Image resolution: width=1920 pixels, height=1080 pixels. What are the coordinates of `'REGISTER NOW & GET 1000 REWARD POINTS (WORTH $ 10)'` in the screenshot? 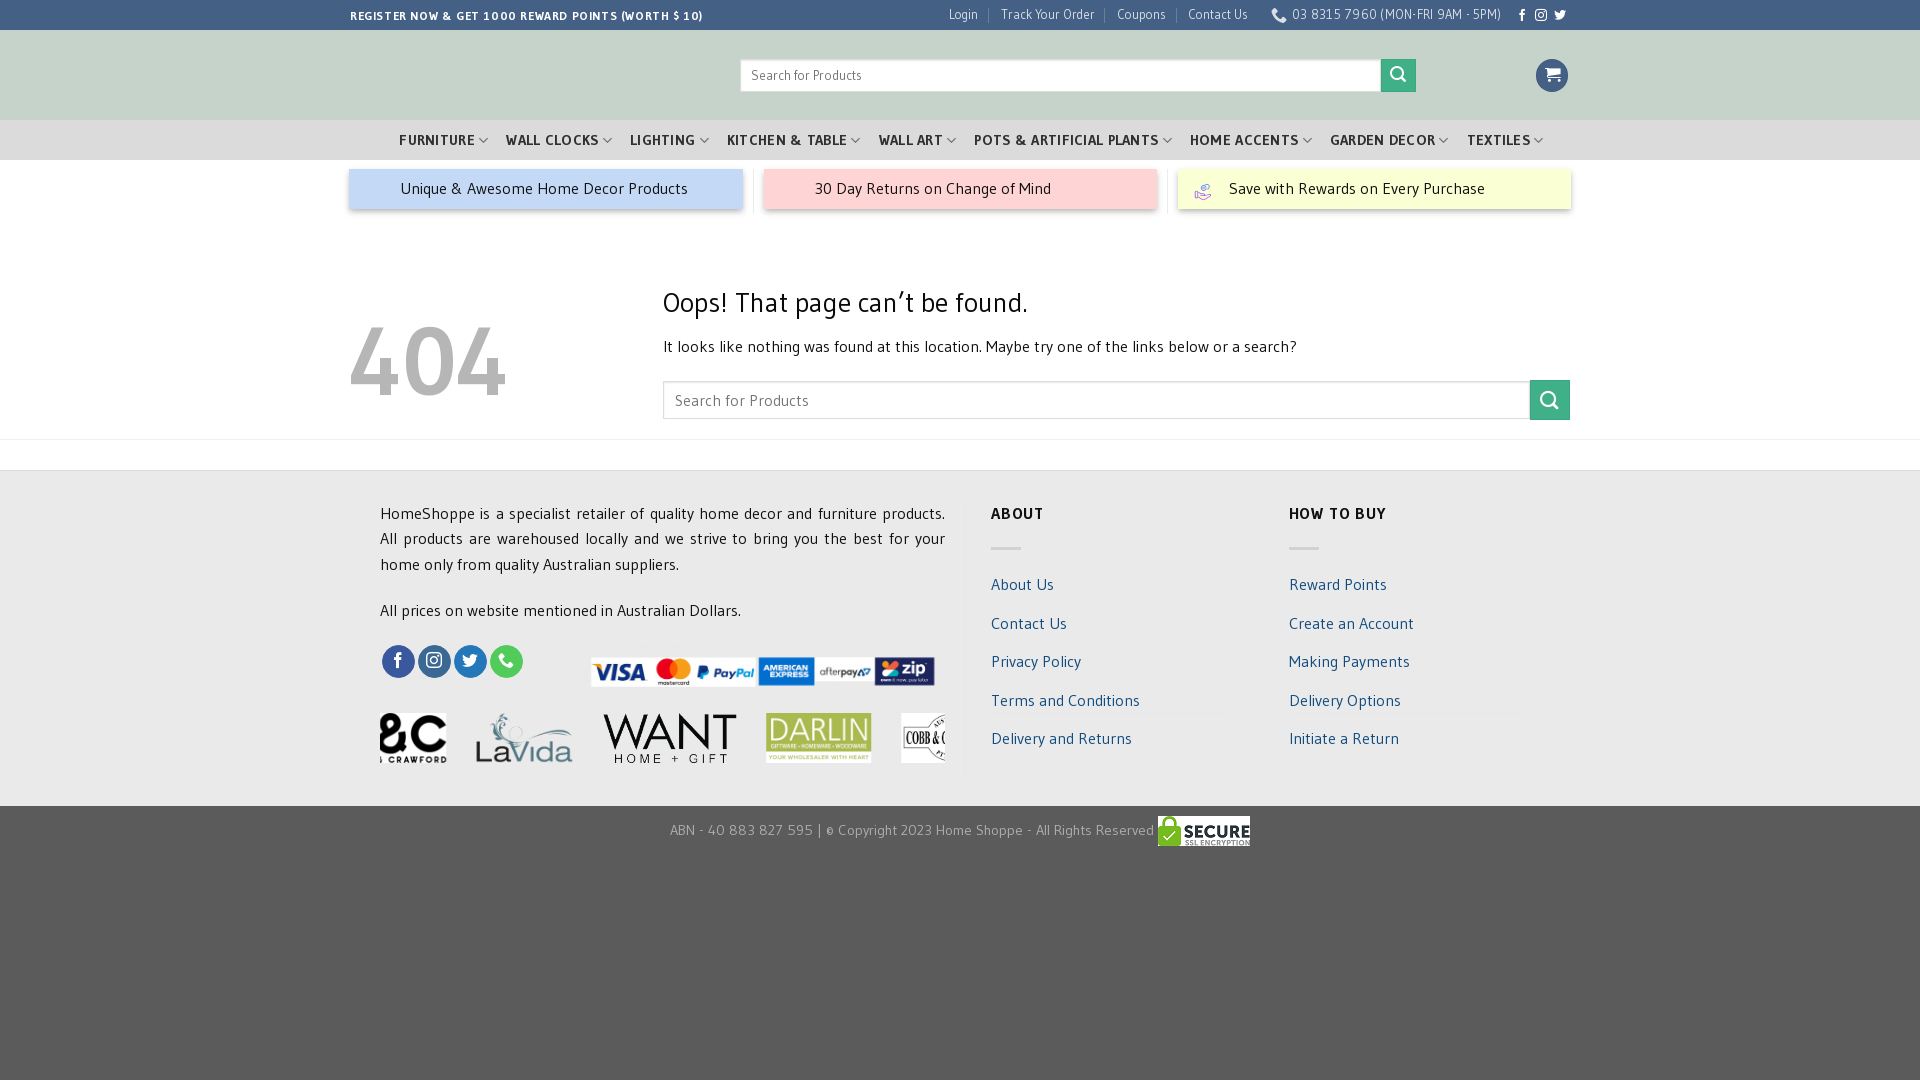 It's located at (518, 15).